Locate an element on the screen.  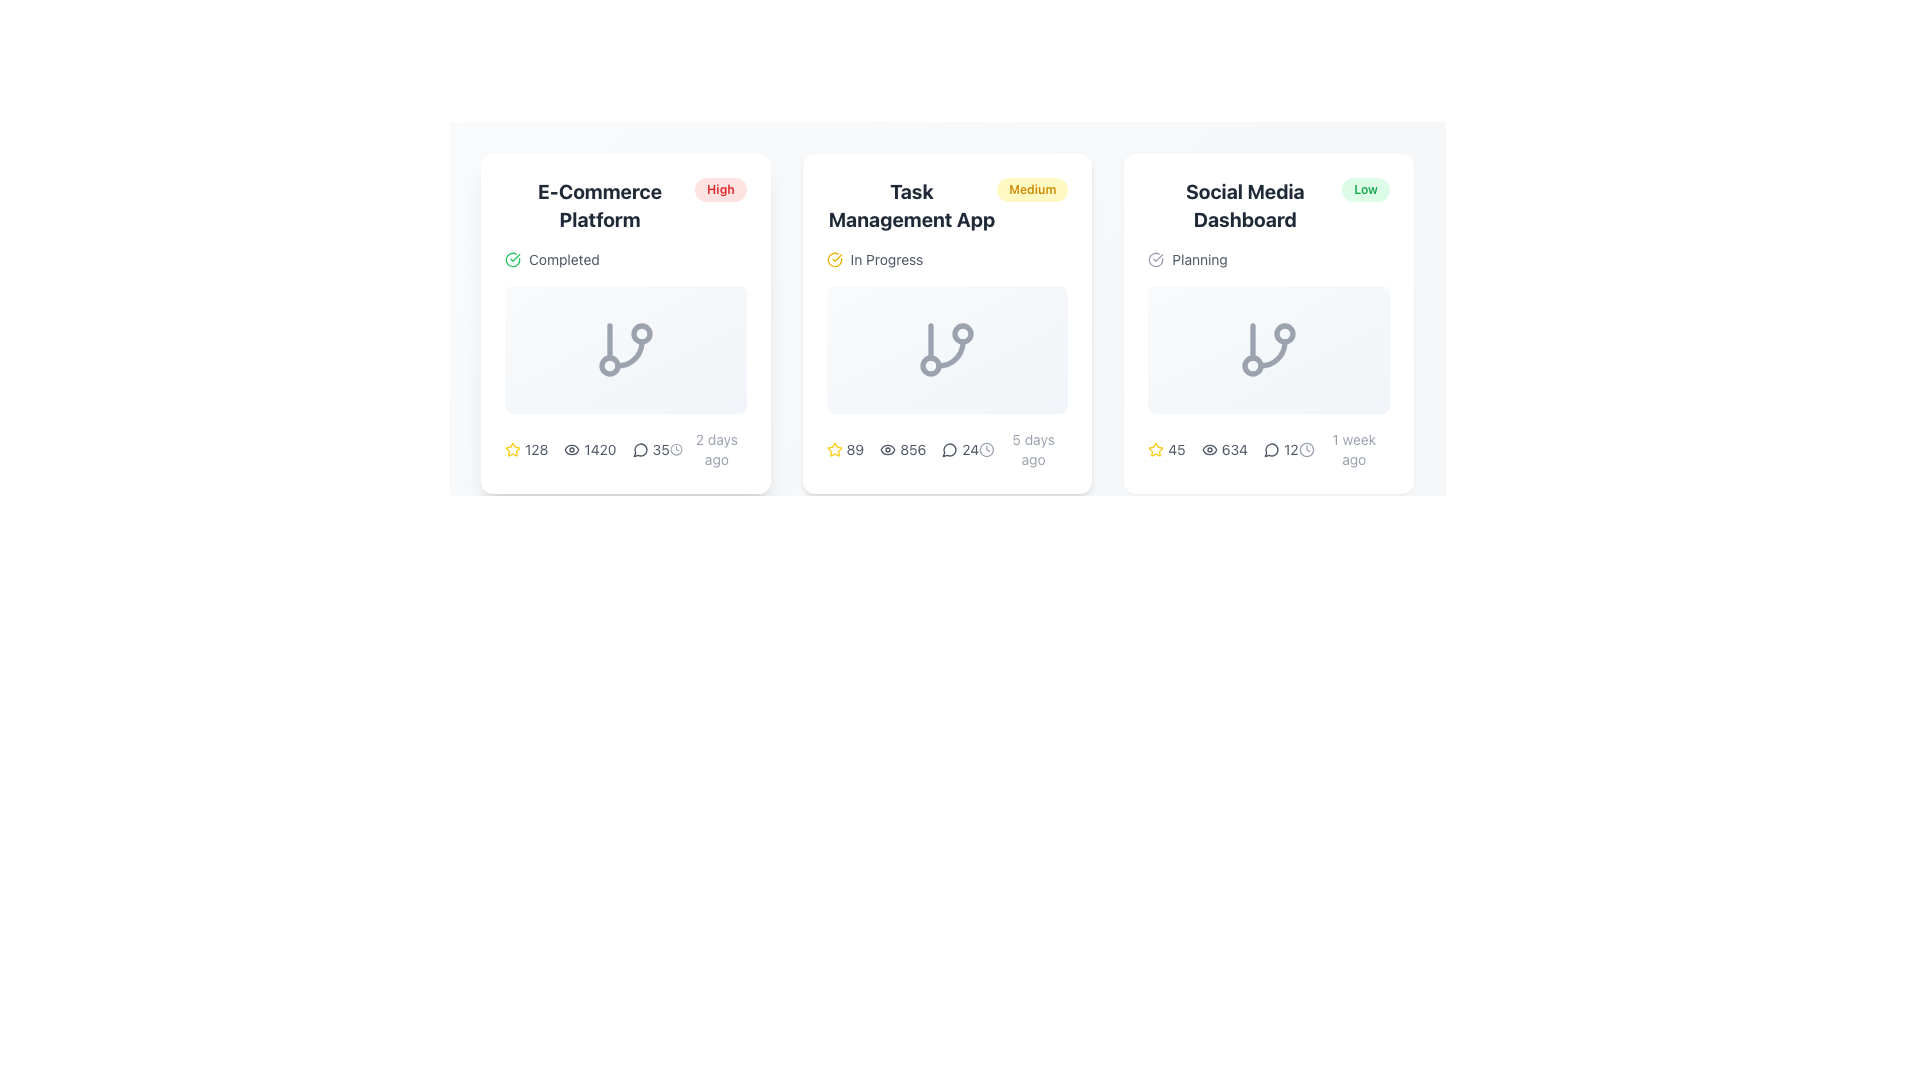
the outlined eye-shaped icon located at the bottom of the 'Task Management App' card, which is the leftmost component of a horizontal group of icons and text is located at coordinates (887, 450).